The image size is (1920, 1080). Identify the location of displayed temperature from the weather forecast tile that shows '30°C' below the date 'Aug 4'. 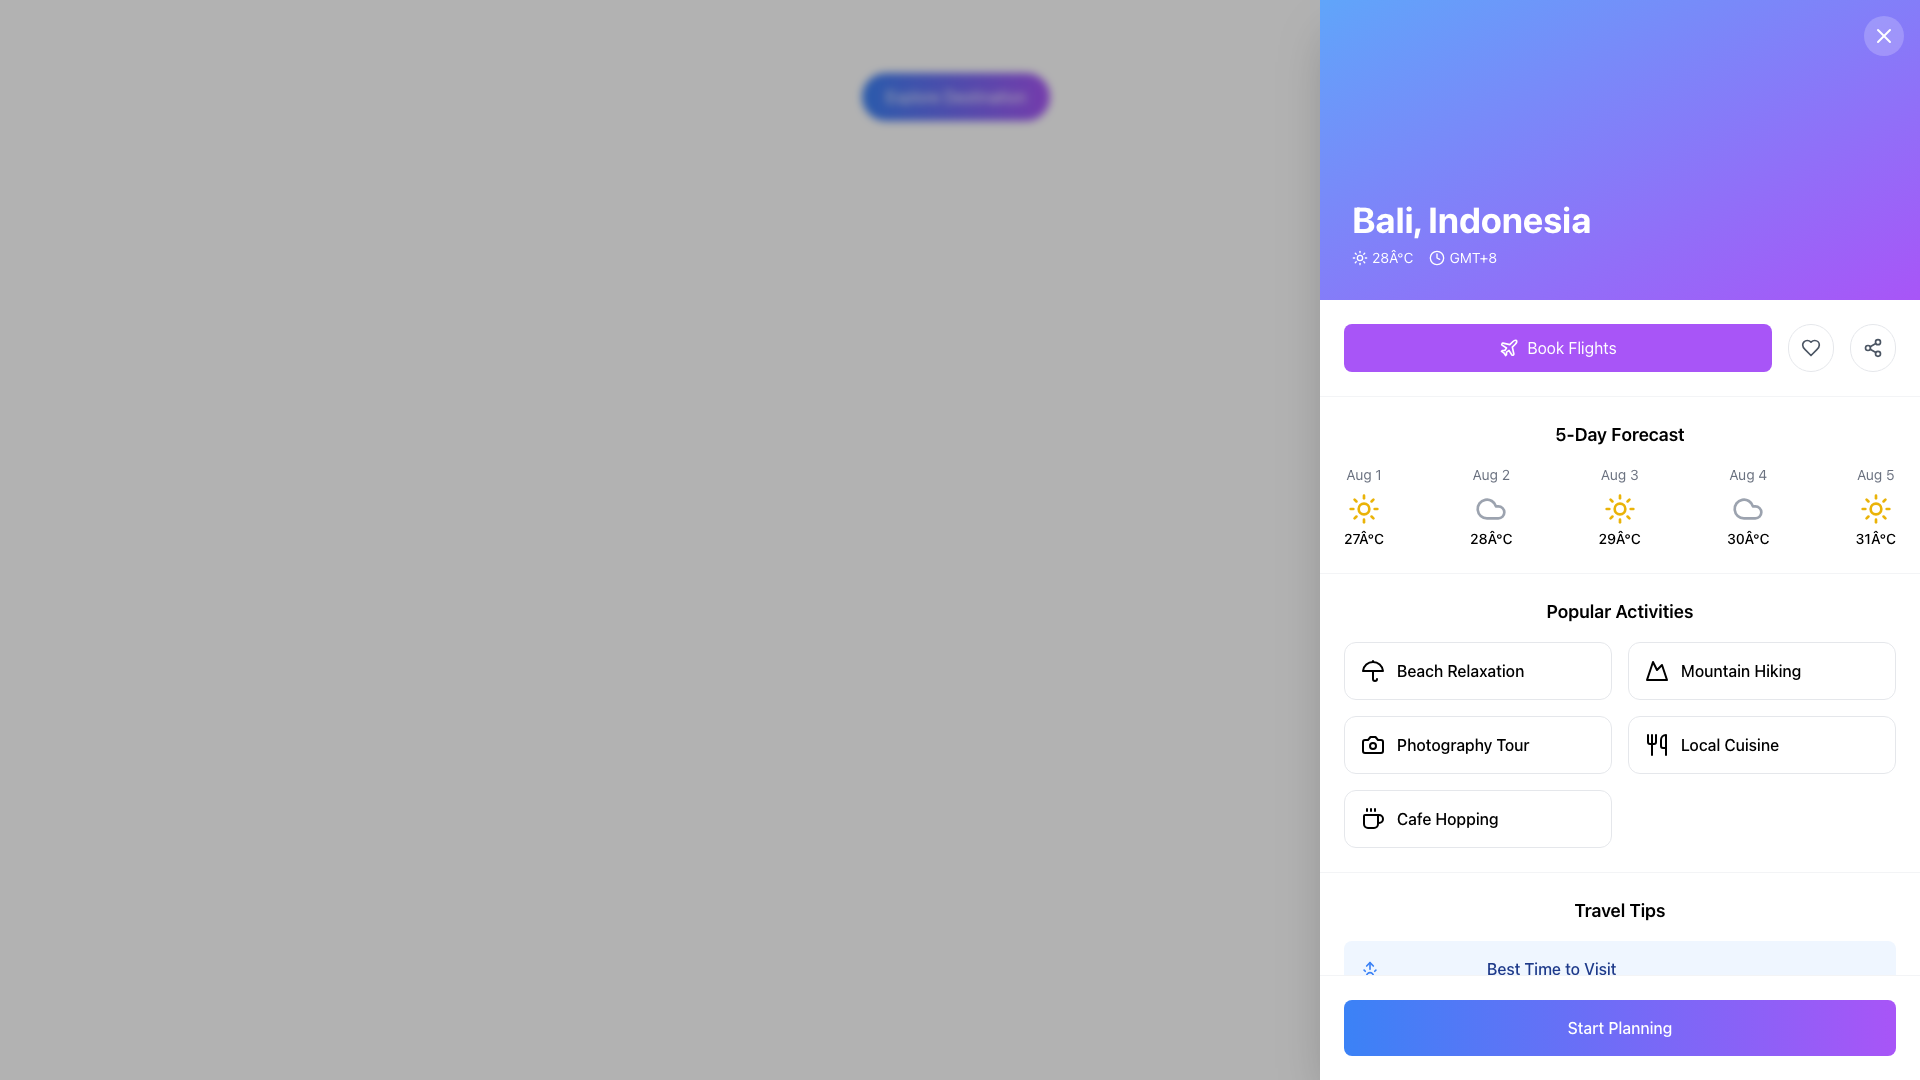
(1747, 505).